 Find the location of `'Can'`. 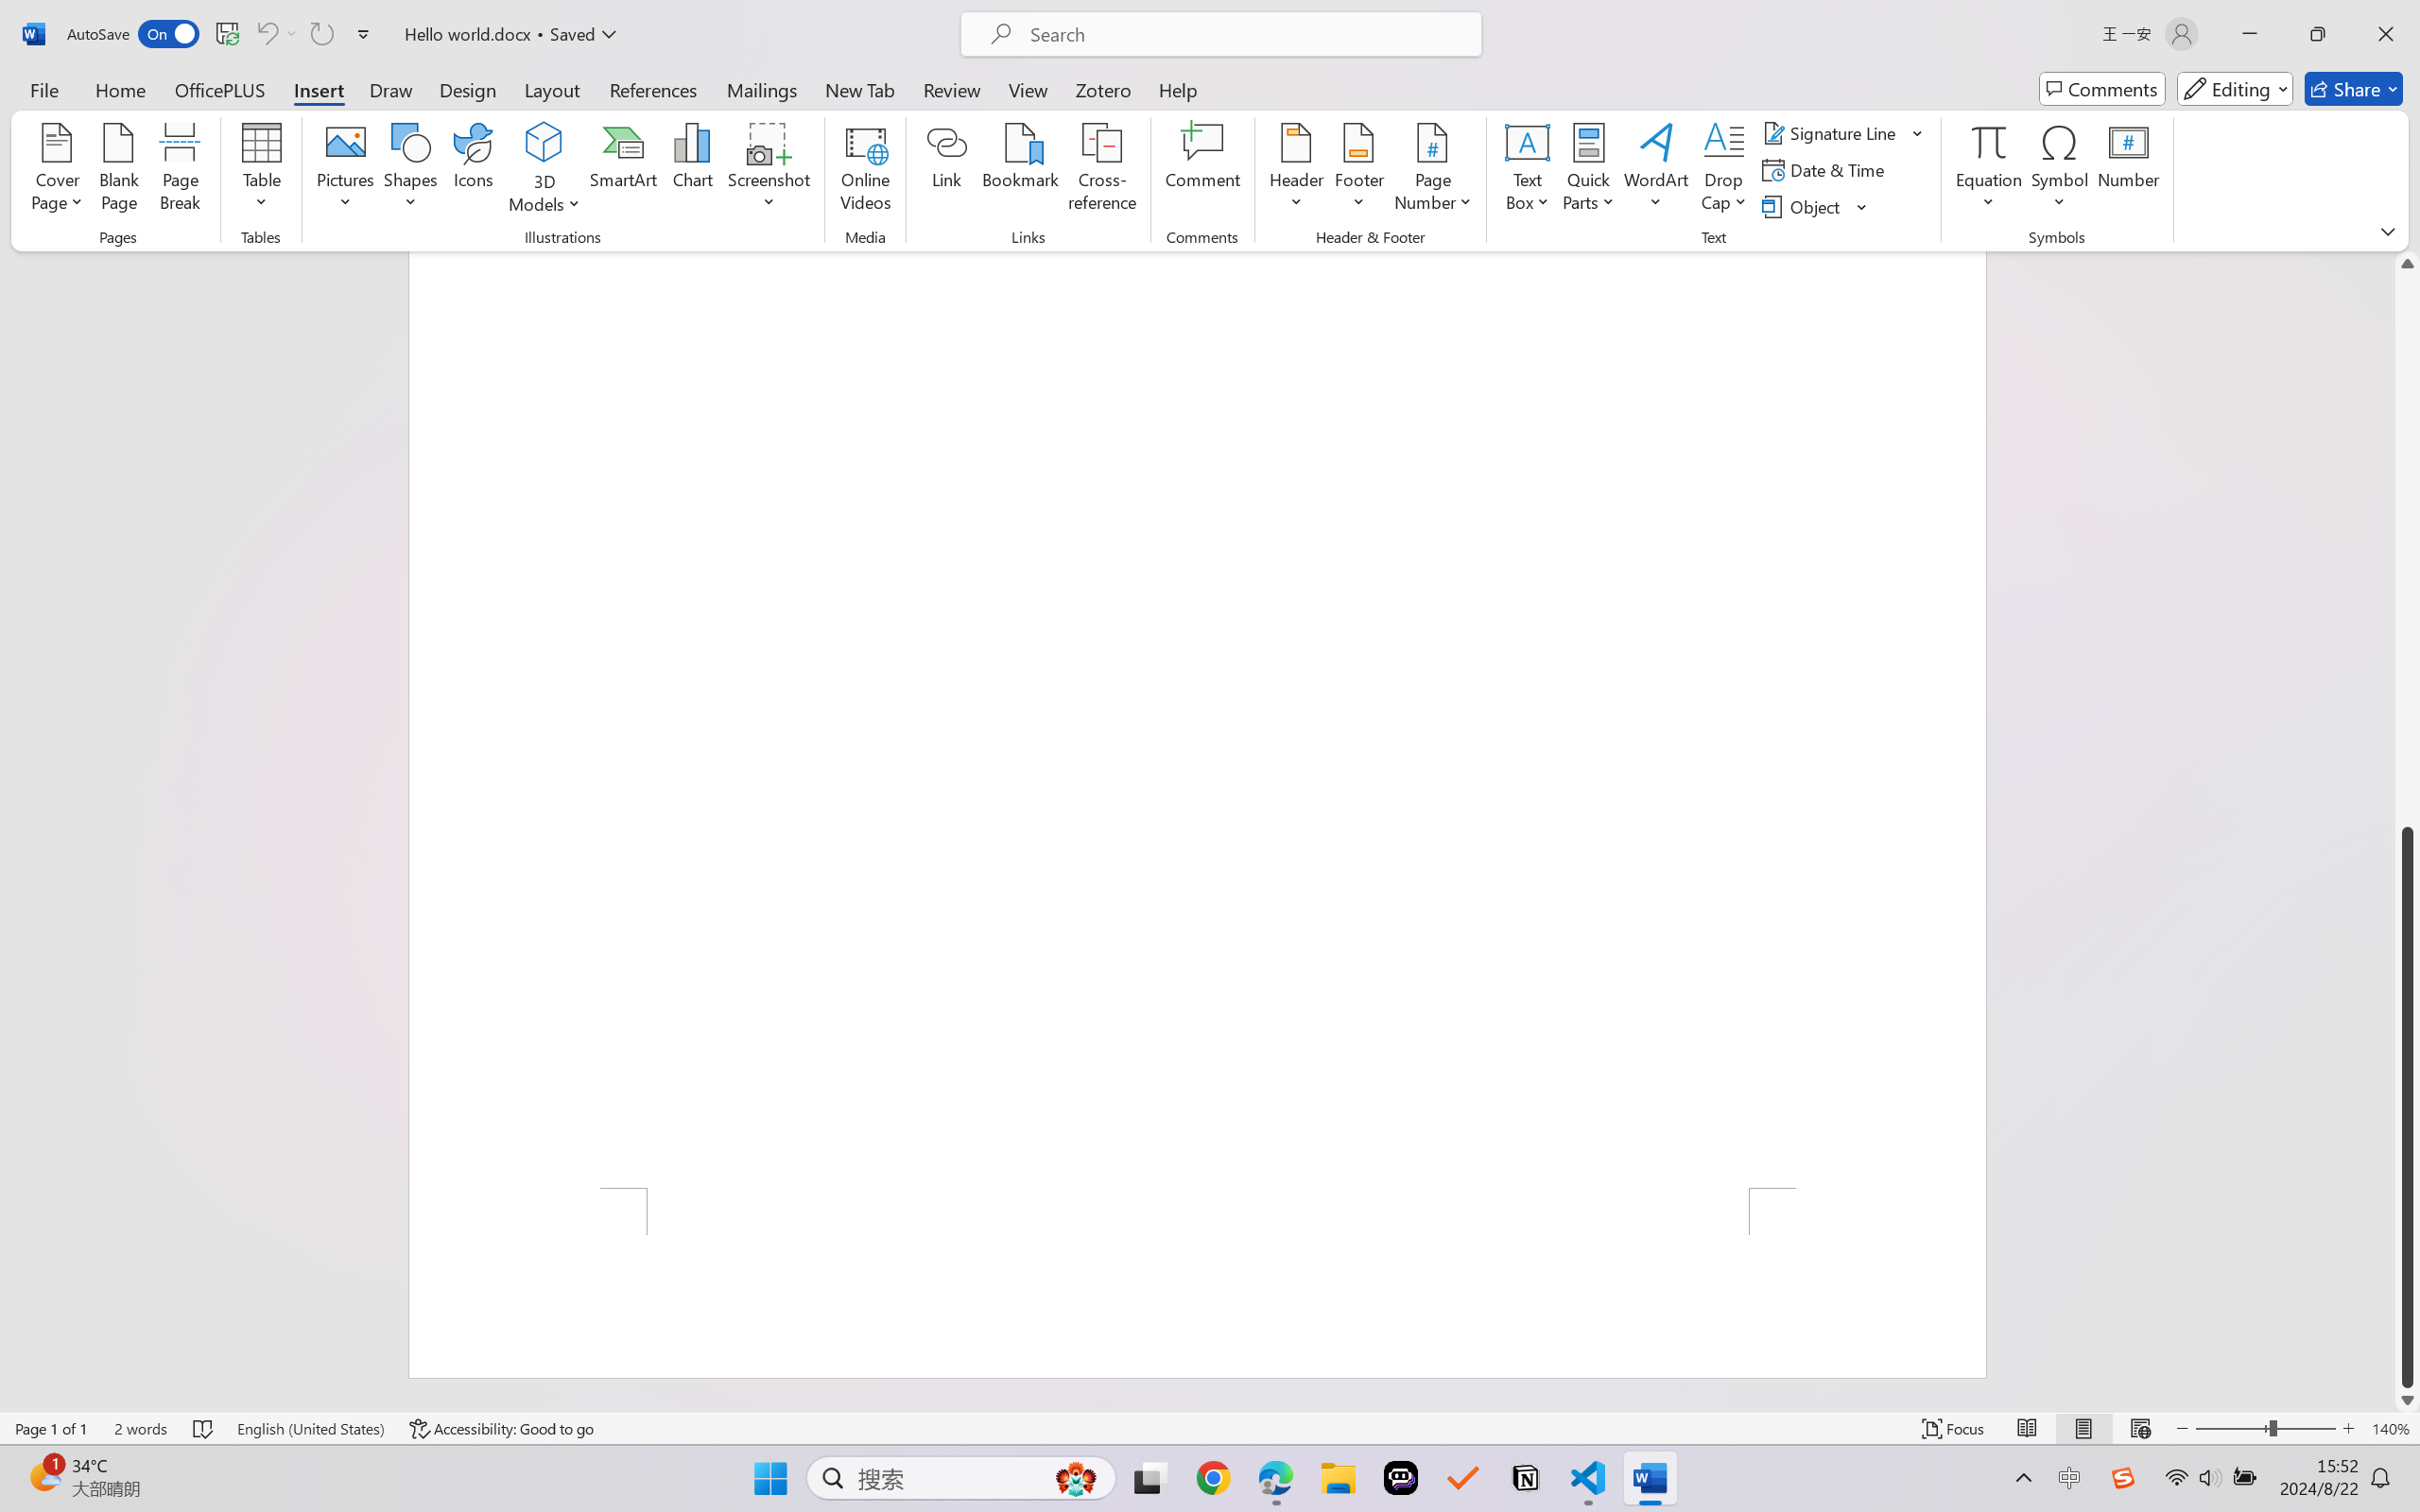

'Can' is located at coordinates (265, 33).